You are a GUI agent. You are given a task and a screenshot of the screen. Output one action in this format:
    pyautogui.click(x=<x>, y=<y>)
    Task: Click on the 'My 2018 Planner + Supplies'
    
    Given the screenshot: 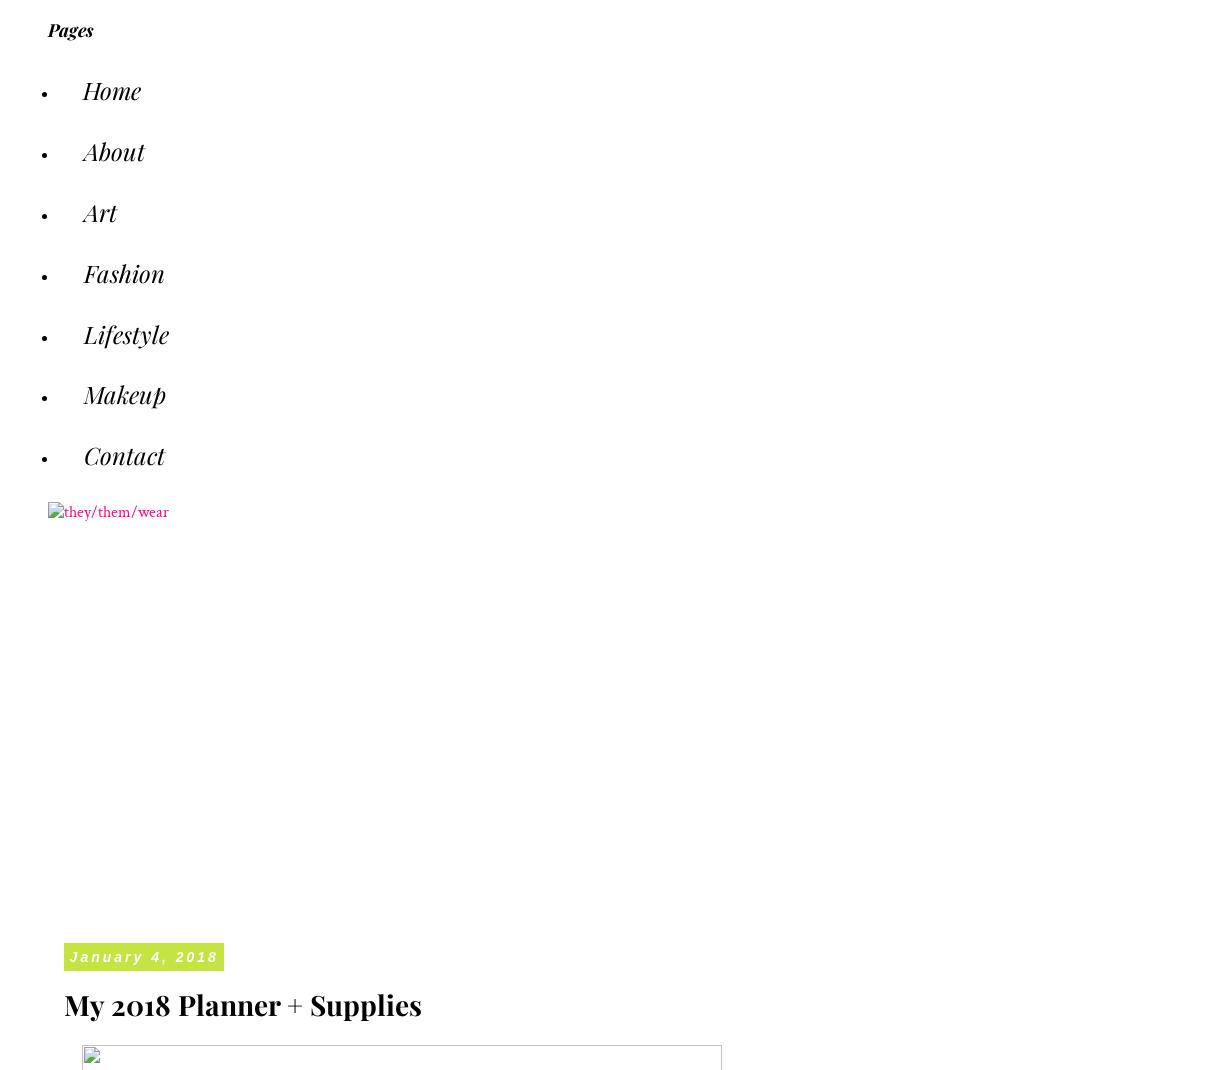 What is the action you would take?
    pyautogui.click(x=243, y=1004)
    